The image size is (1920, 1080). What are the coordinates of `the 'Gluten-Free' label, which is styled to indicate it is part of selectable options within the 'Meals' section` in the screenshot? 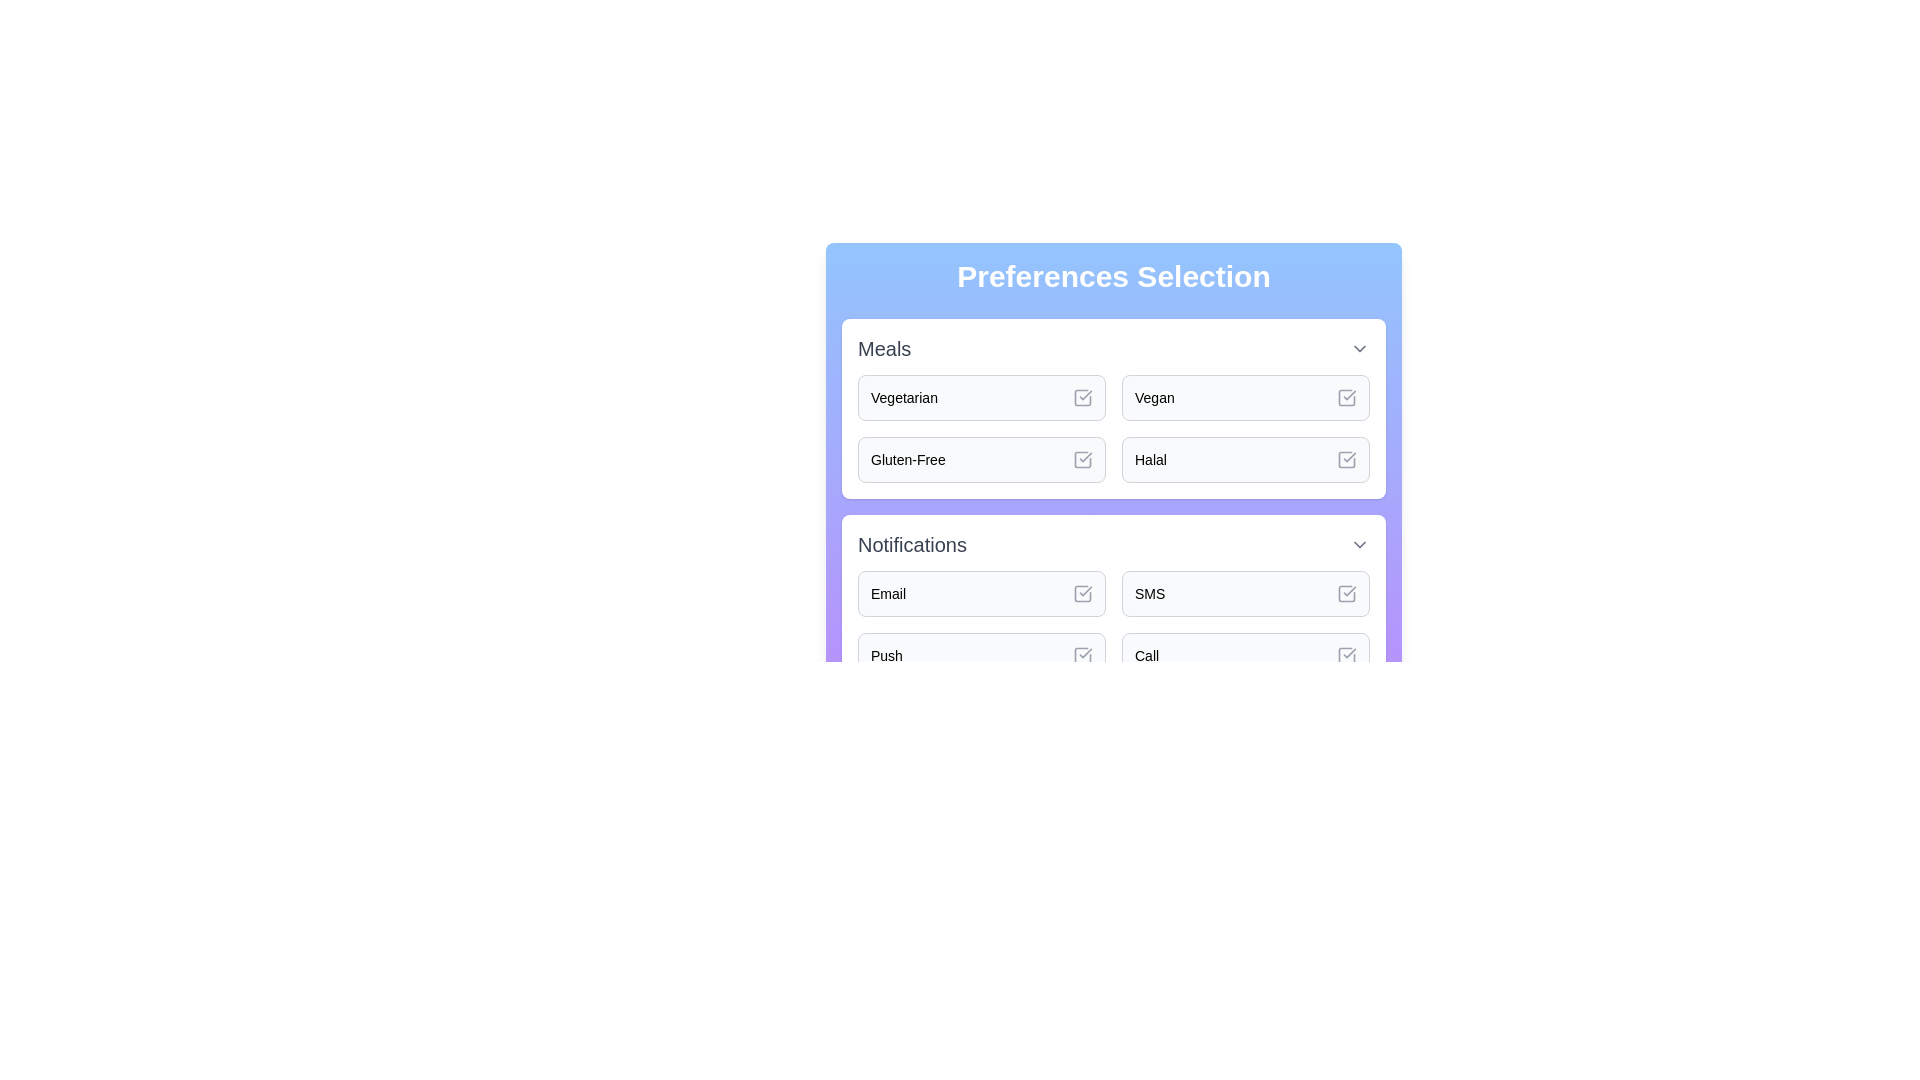 It's located at (907, 459).